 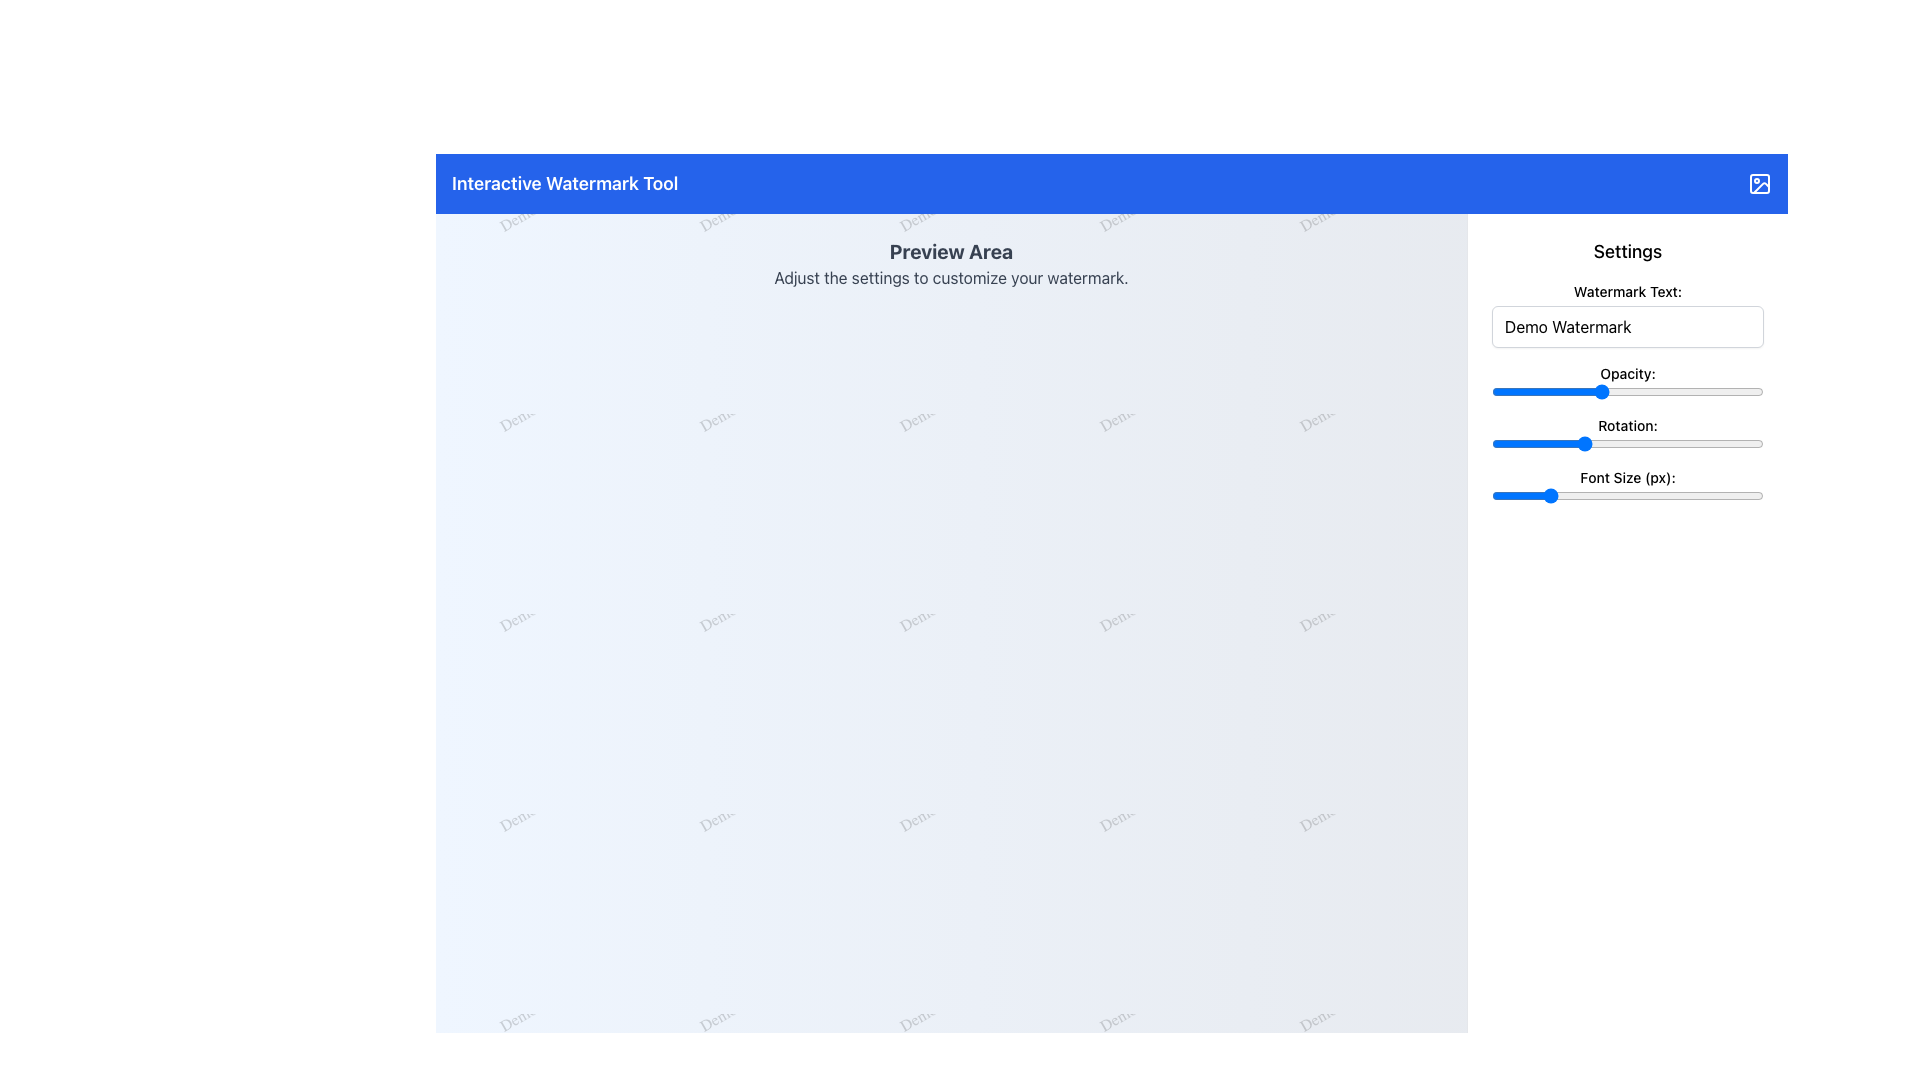 What do you see at coordinates (1760, 184) in the screenshot?
I see `the icon representing the 'Interactive Watermark Tool' located at the far right of the header bar` at bounding box center [1760, 184].